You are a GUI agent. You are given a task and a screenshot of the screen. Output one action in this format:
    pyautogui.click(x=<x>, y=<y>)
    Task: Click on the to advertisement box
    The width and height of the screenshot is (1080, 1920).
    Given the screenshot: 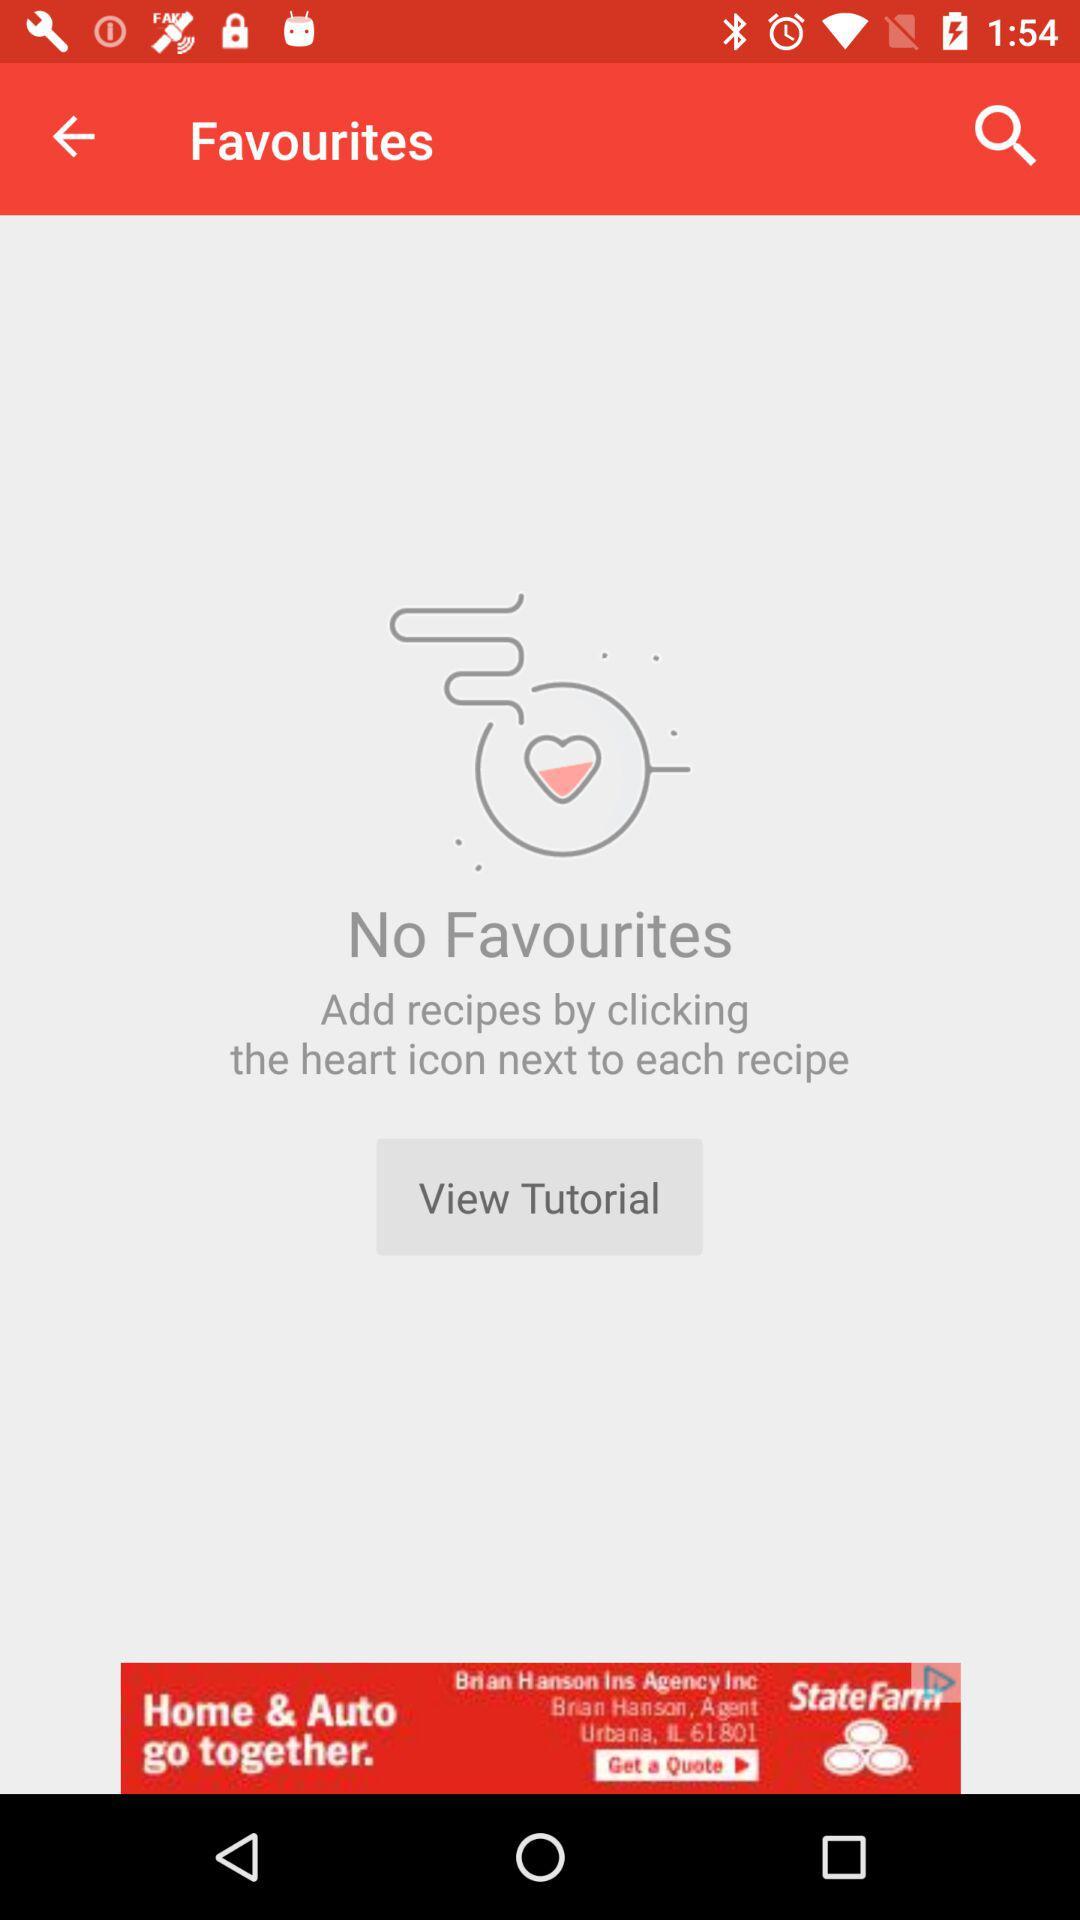 What is the action you would take?
    pyautogui.click(x=540, y=1727)
    